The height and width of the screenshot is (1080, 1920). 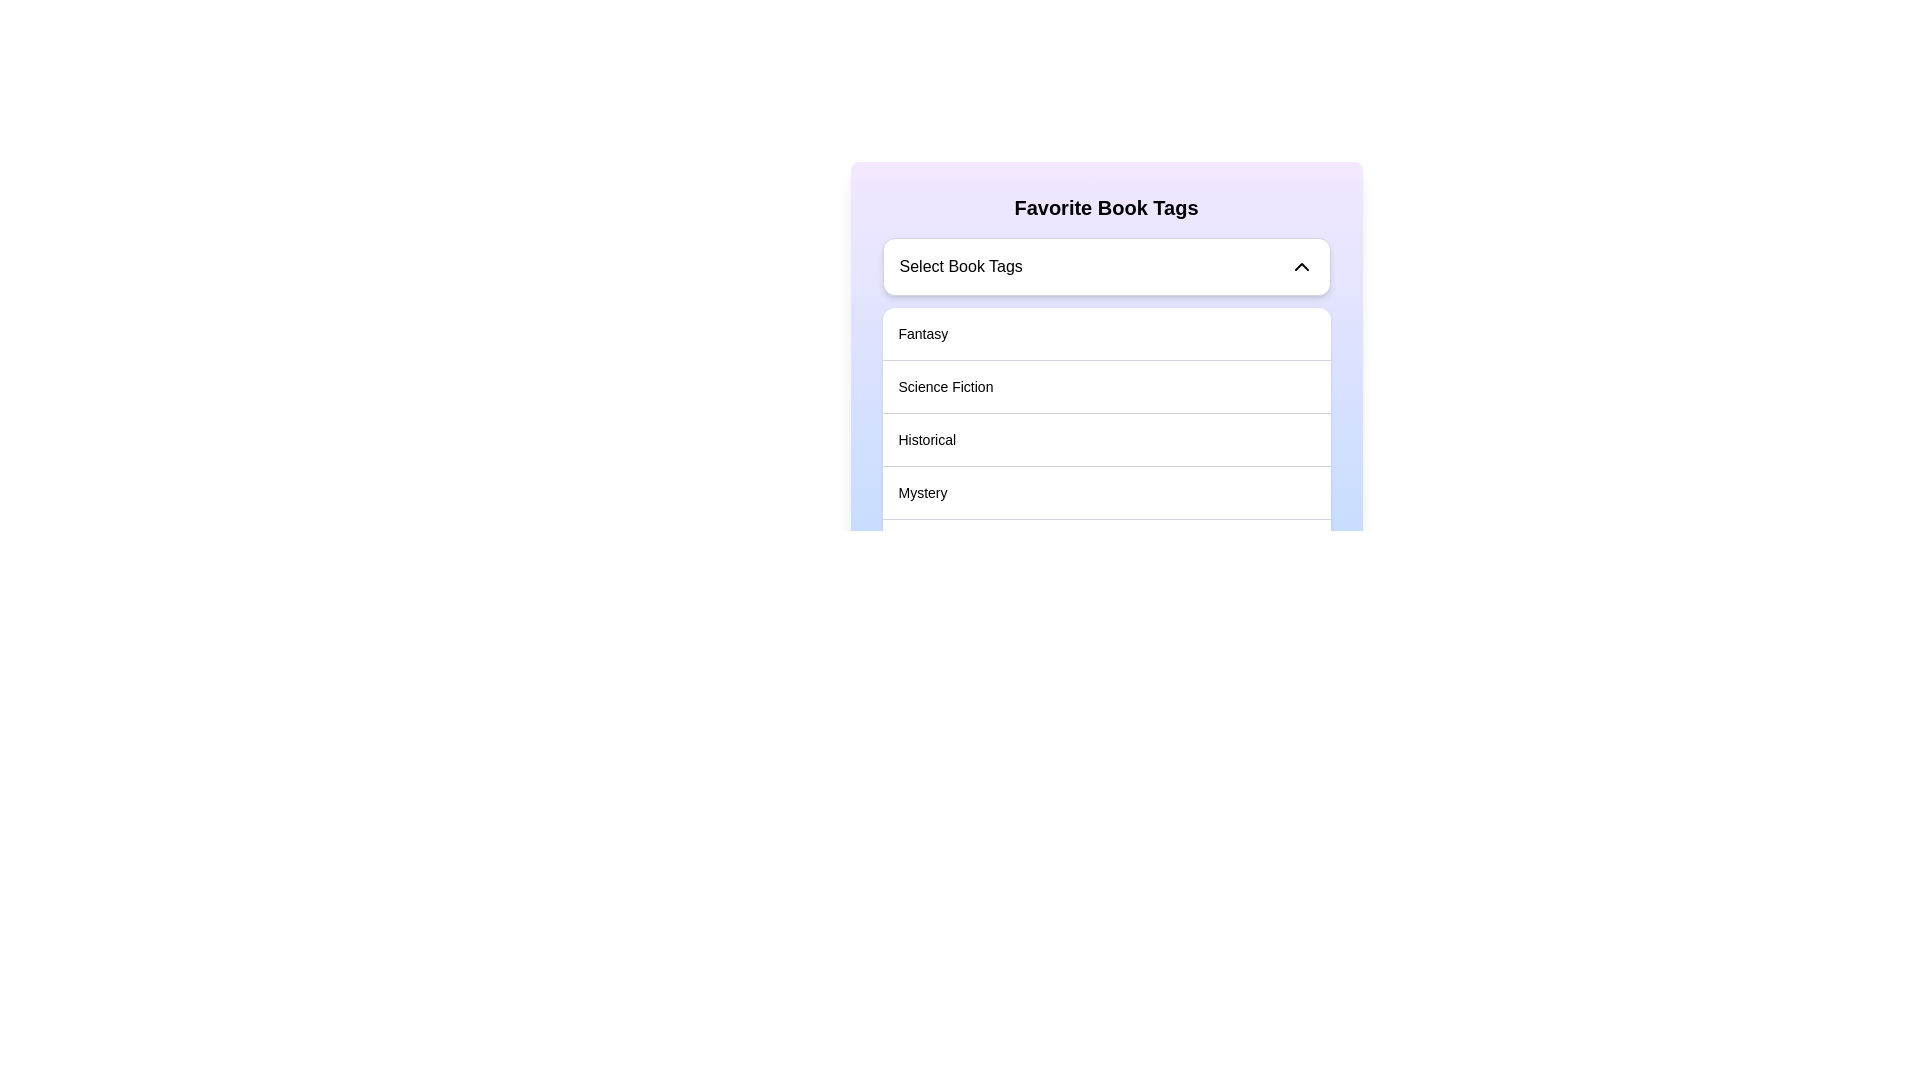 I want to click on the third item in the dropdown menu labeled 'Historical', so click(x=1105, y=438).